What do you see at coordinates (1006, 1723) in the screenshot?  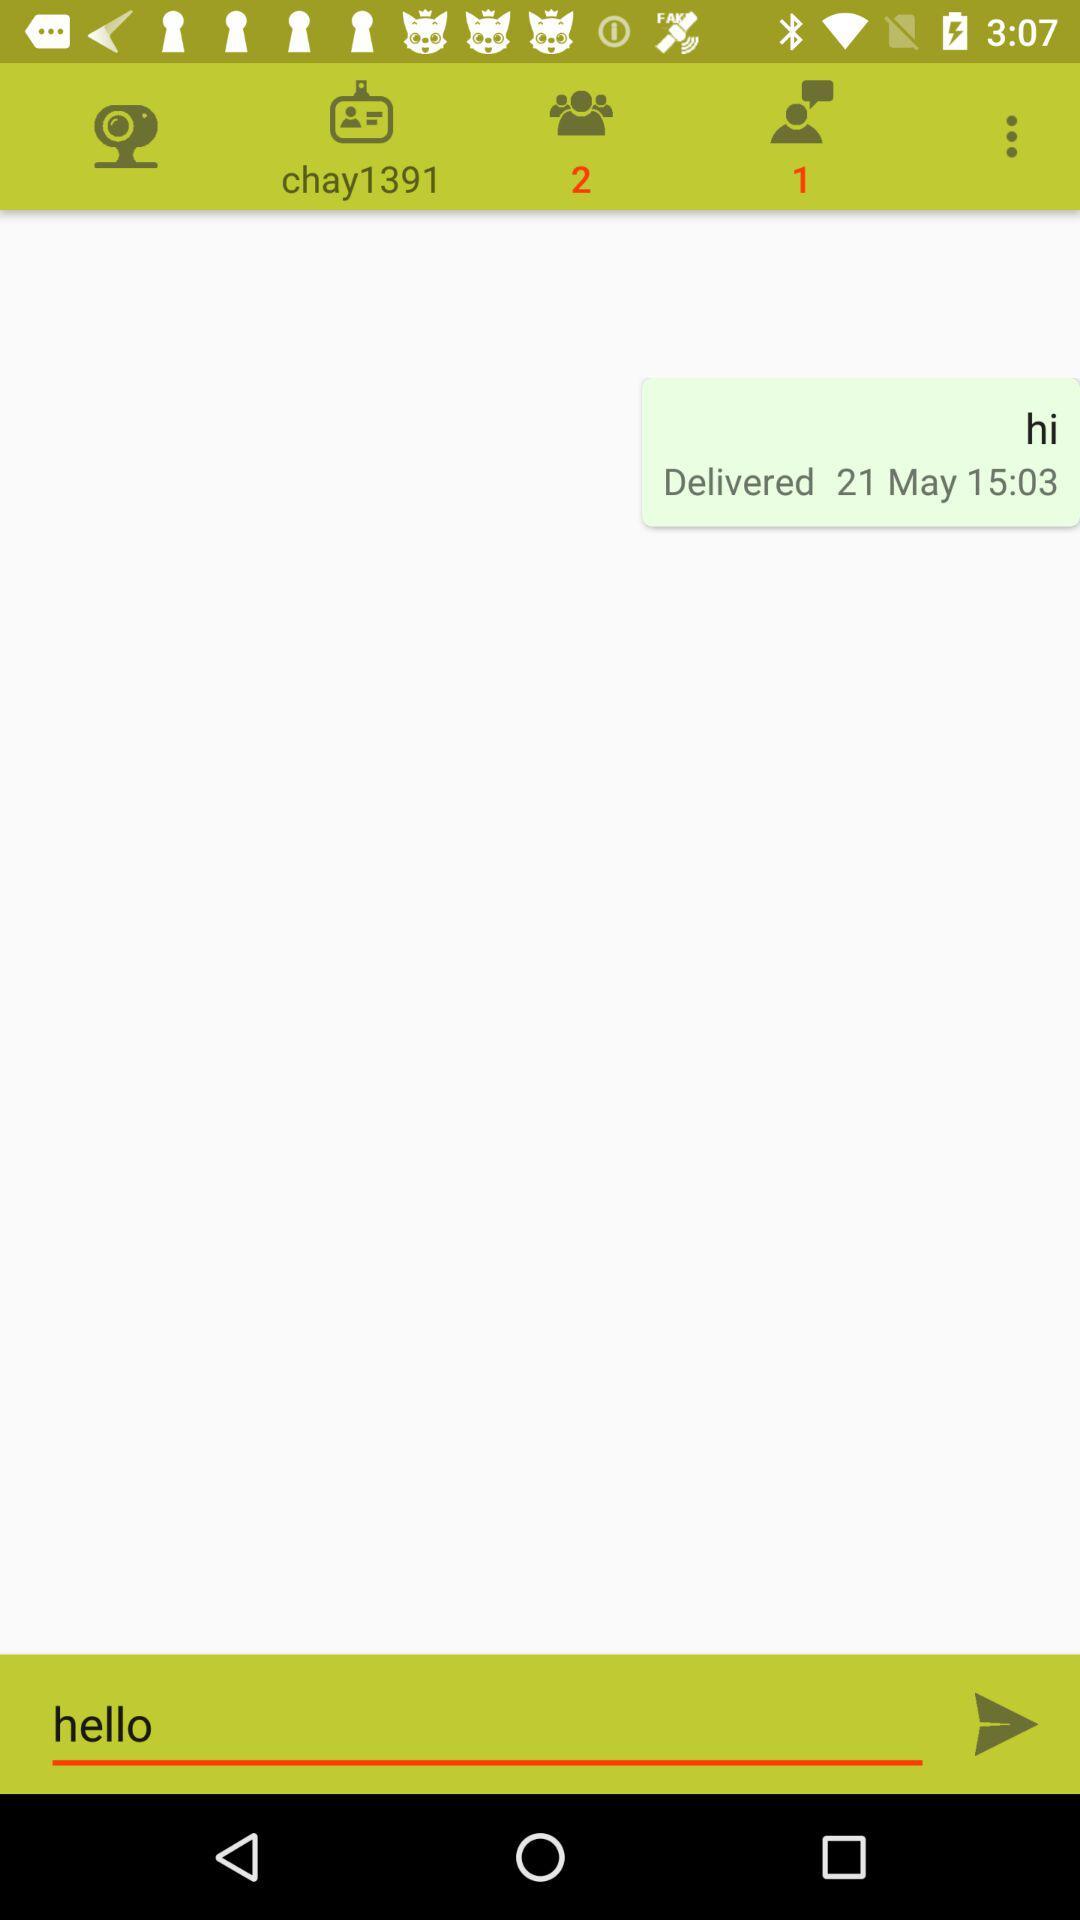 I see `the send icon` at bounding box center [1006, 1723].